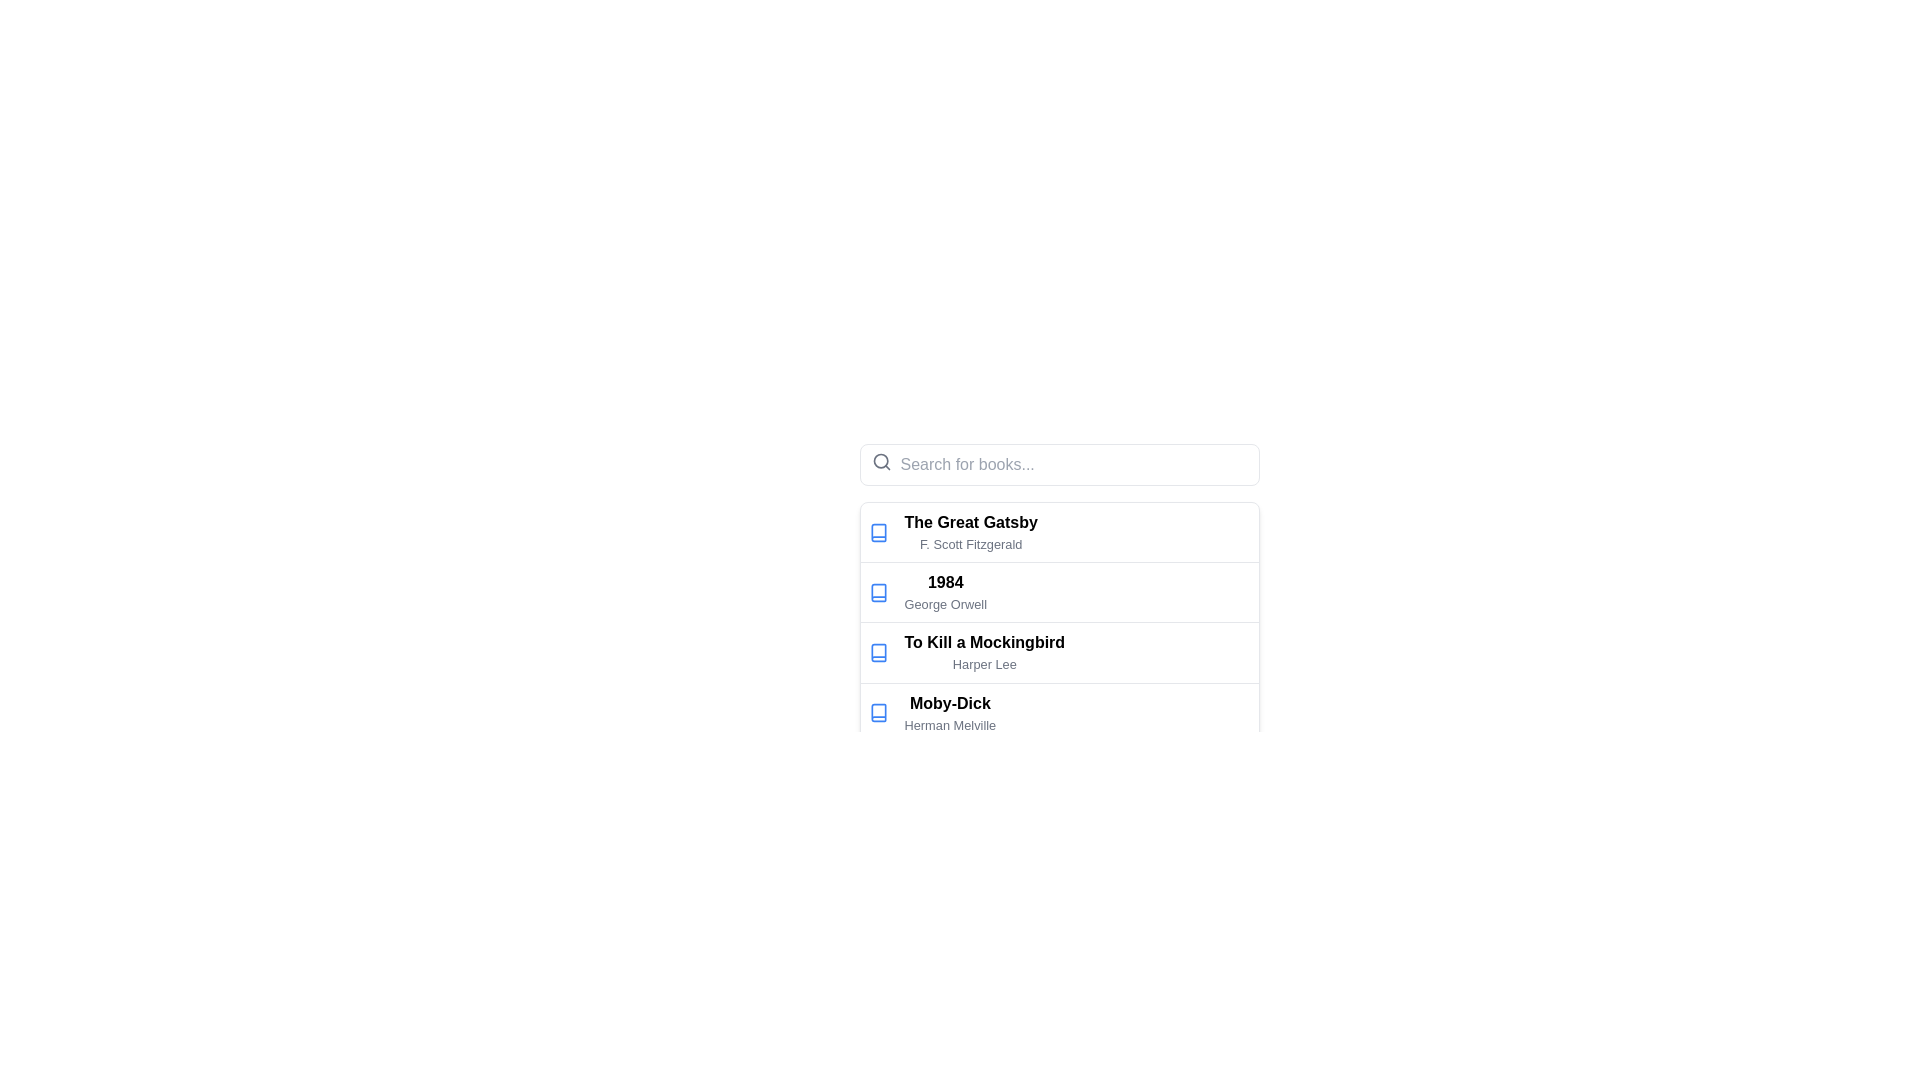  Describe the element at coordinates (944, 603) in the screenshot. I see `the text label displaying the author's name 'George Orwell' located in the second row of the list beneath the book title '1984'` at that location.